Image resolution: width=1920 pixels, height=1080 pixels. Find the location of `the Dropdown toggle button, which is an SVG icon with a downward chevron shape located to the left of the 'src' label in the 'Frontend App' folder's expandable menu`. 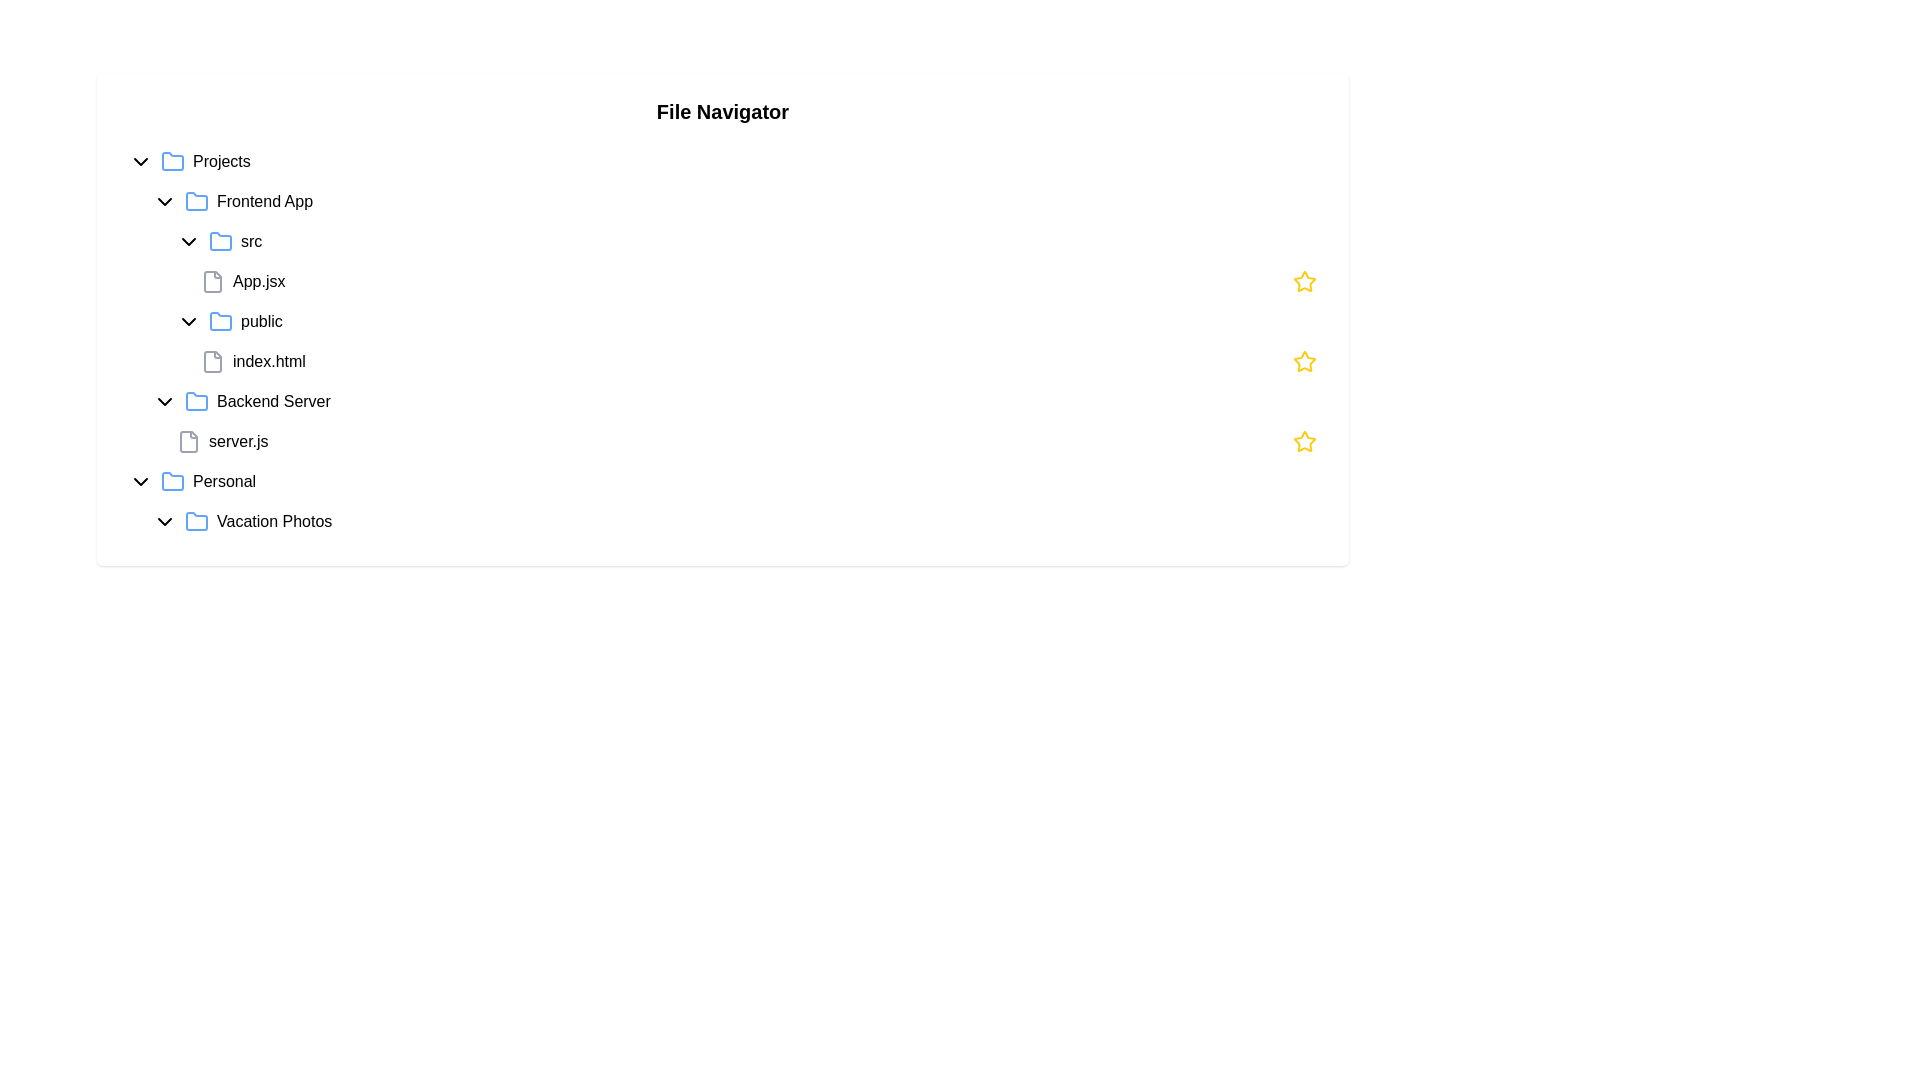

the Dropdown toggle button, which is an SVG icon with a downward chevron shape located to the left of the 'src' label in the 'Frontend App' folder's expandable menu is located at coordinates (188, 241).